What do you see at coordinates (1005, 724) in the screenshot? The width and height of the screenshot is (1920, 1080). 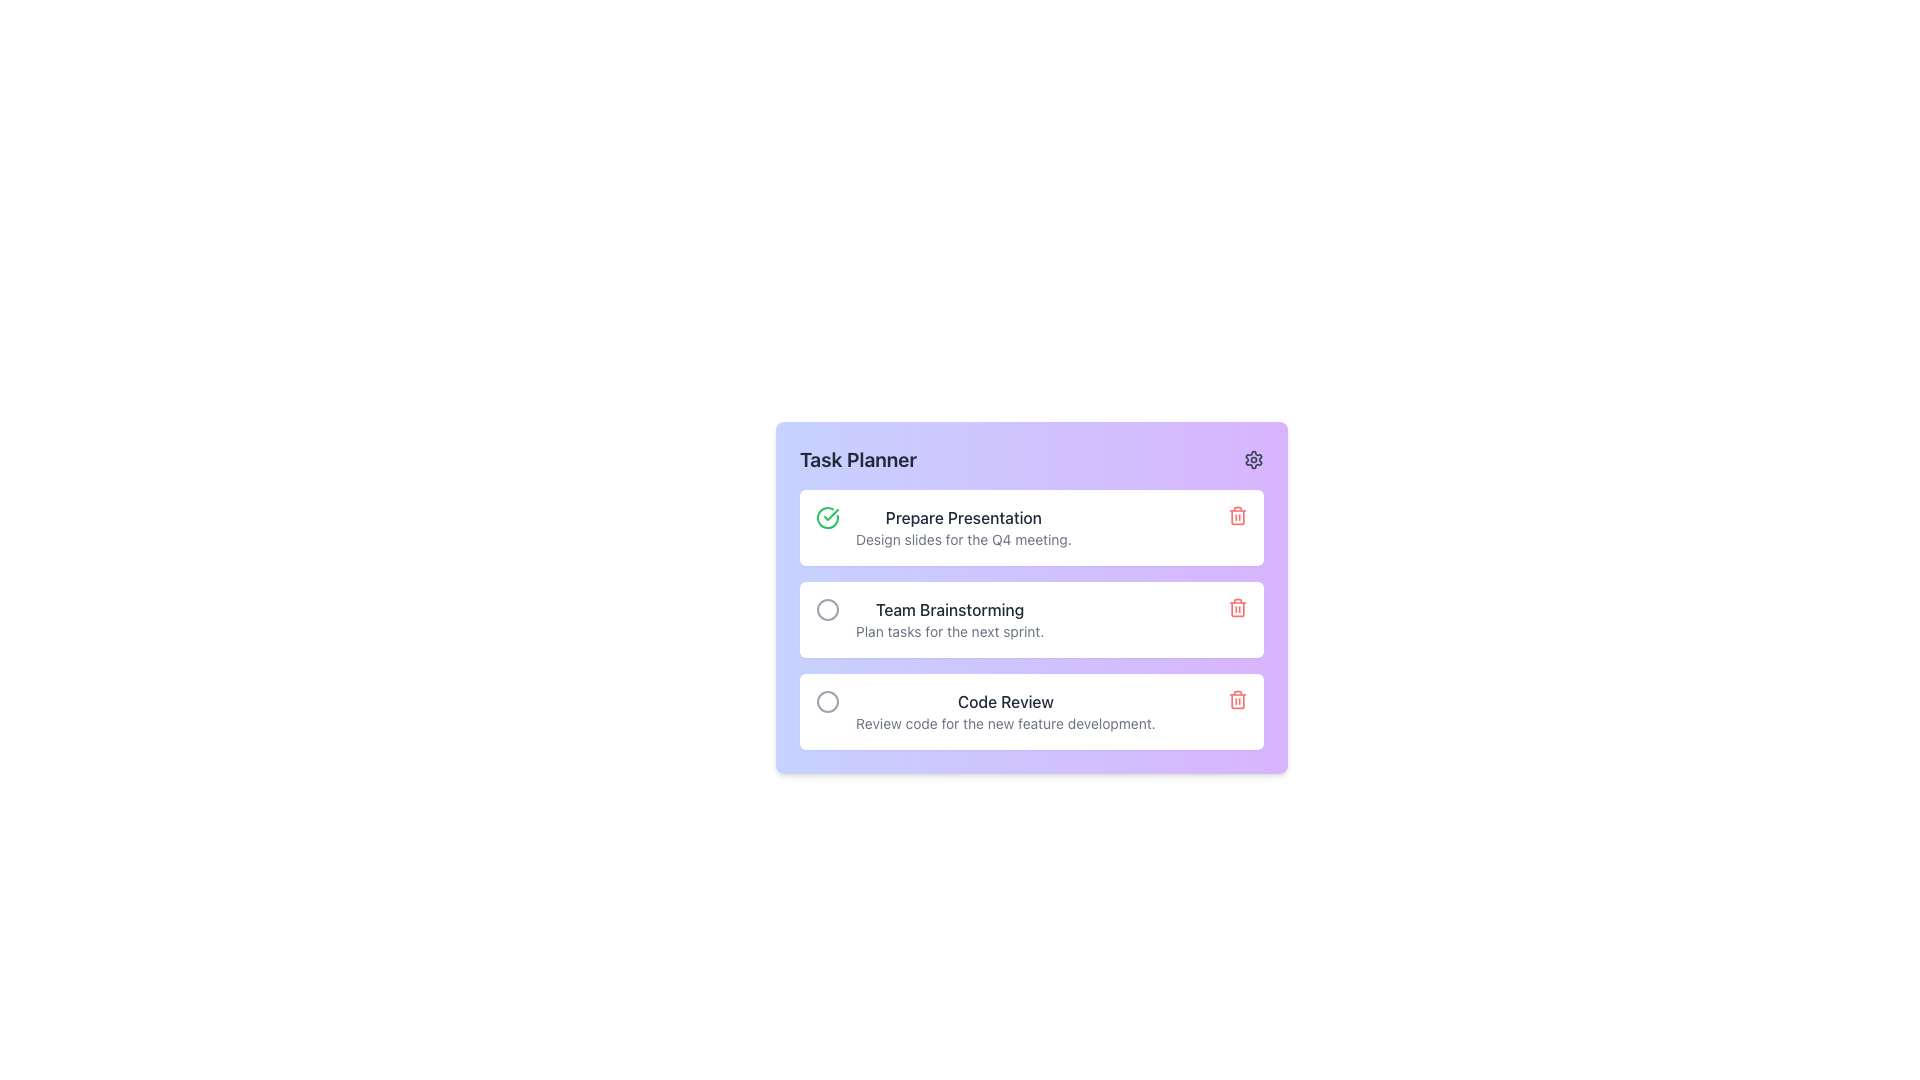 I see `detailed information text located at the lower part of the card labeled 'Code Review', which is the third task entry from the top of the task planner interface` at bounding box center [1005, 724].